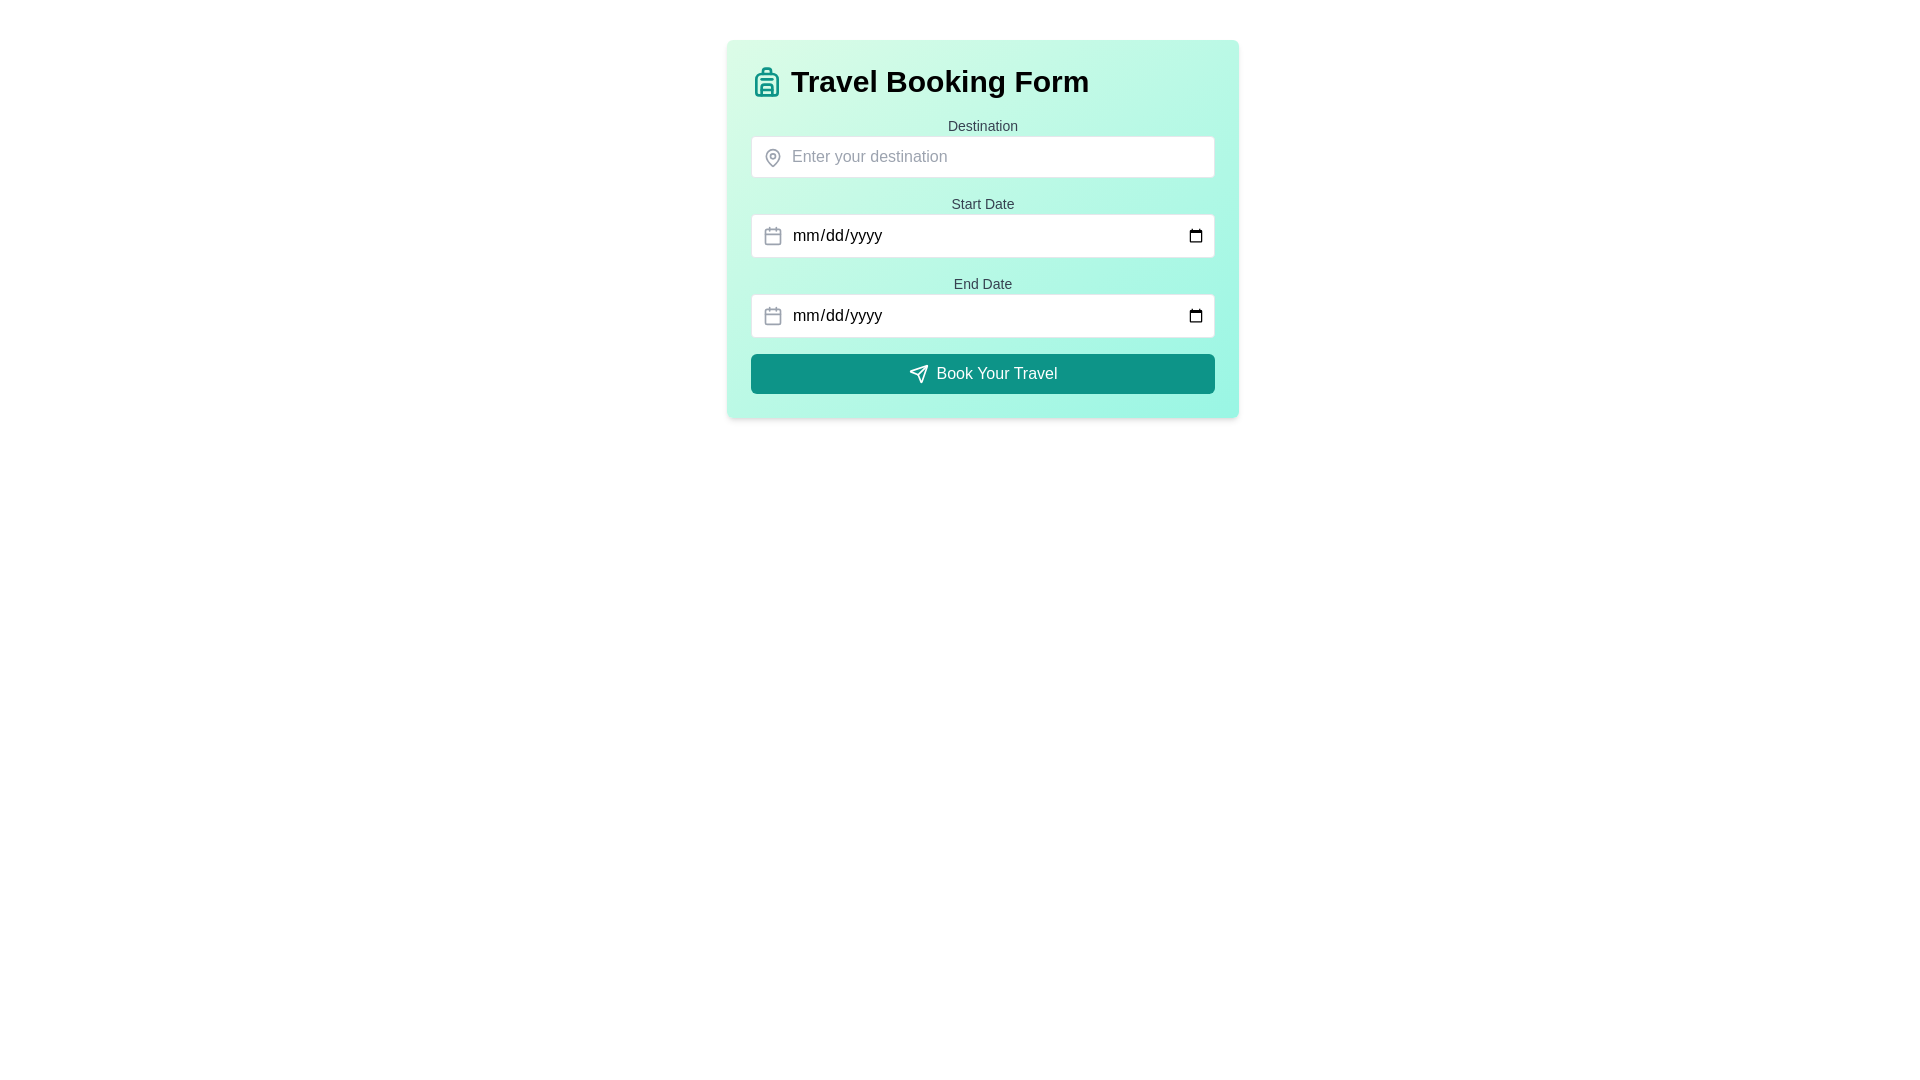 The width and height of the screenshot is (1920, 1080). What do you see at coordinates (983, 305) in the screenshot?
I see `the 'End Date' input field` at bounding box center [983, 305].